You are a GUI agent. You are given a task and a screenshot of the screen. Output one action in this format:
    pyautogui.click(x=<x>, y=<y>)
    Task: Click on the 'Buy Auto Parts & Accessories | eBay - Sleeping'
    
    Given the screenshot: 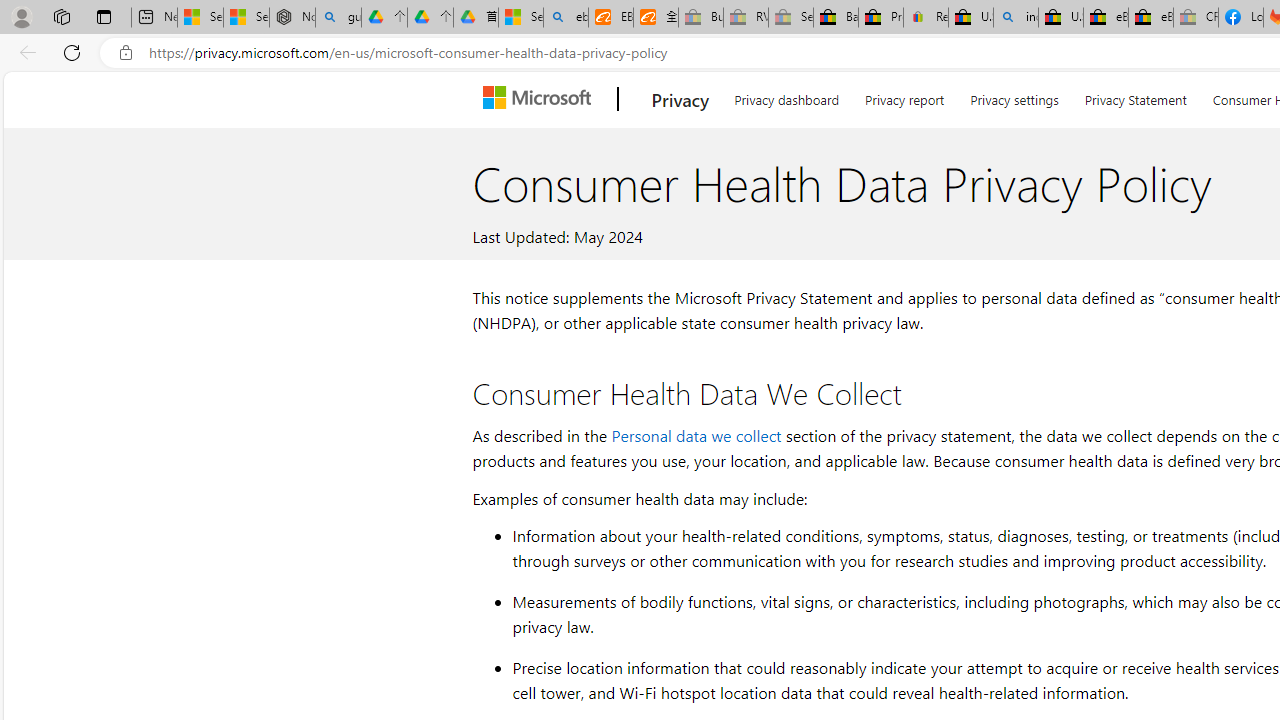 What is the action you would take?
    pyautogui.click(x=700, y=17)
    